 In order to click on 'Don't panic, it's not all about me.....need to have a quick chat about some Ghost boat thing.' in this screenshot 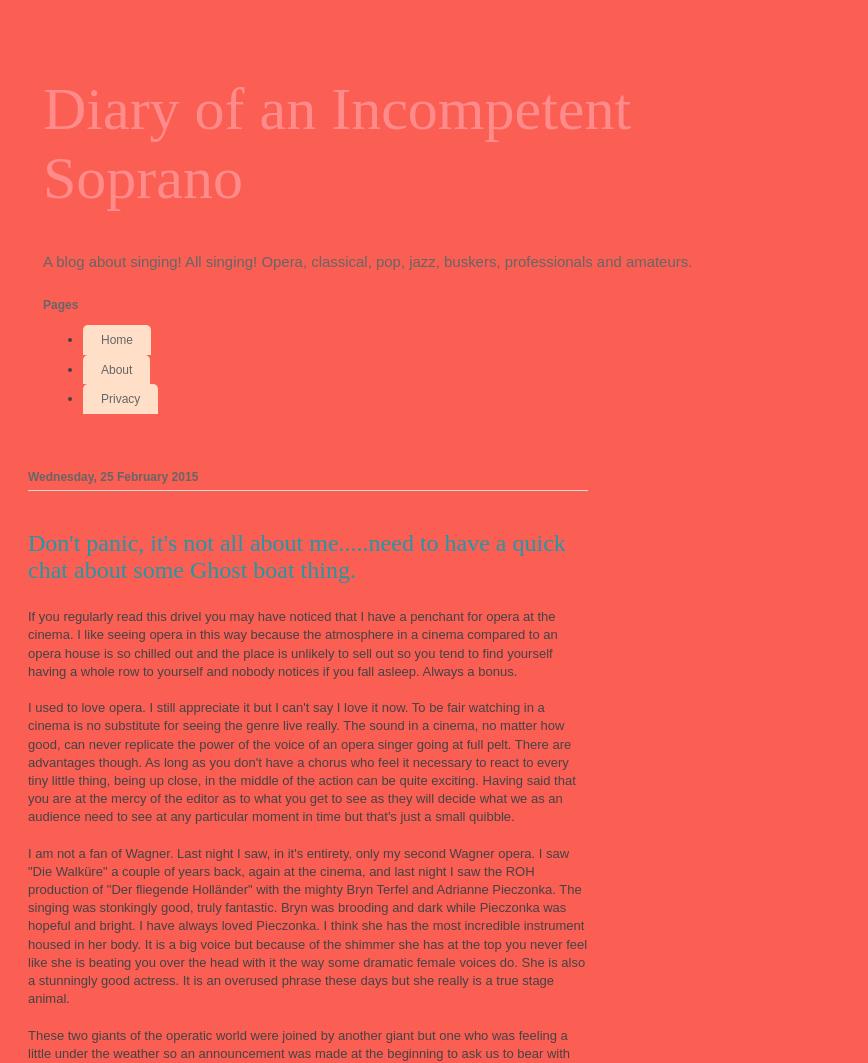, I will do `click(28, 555)`.